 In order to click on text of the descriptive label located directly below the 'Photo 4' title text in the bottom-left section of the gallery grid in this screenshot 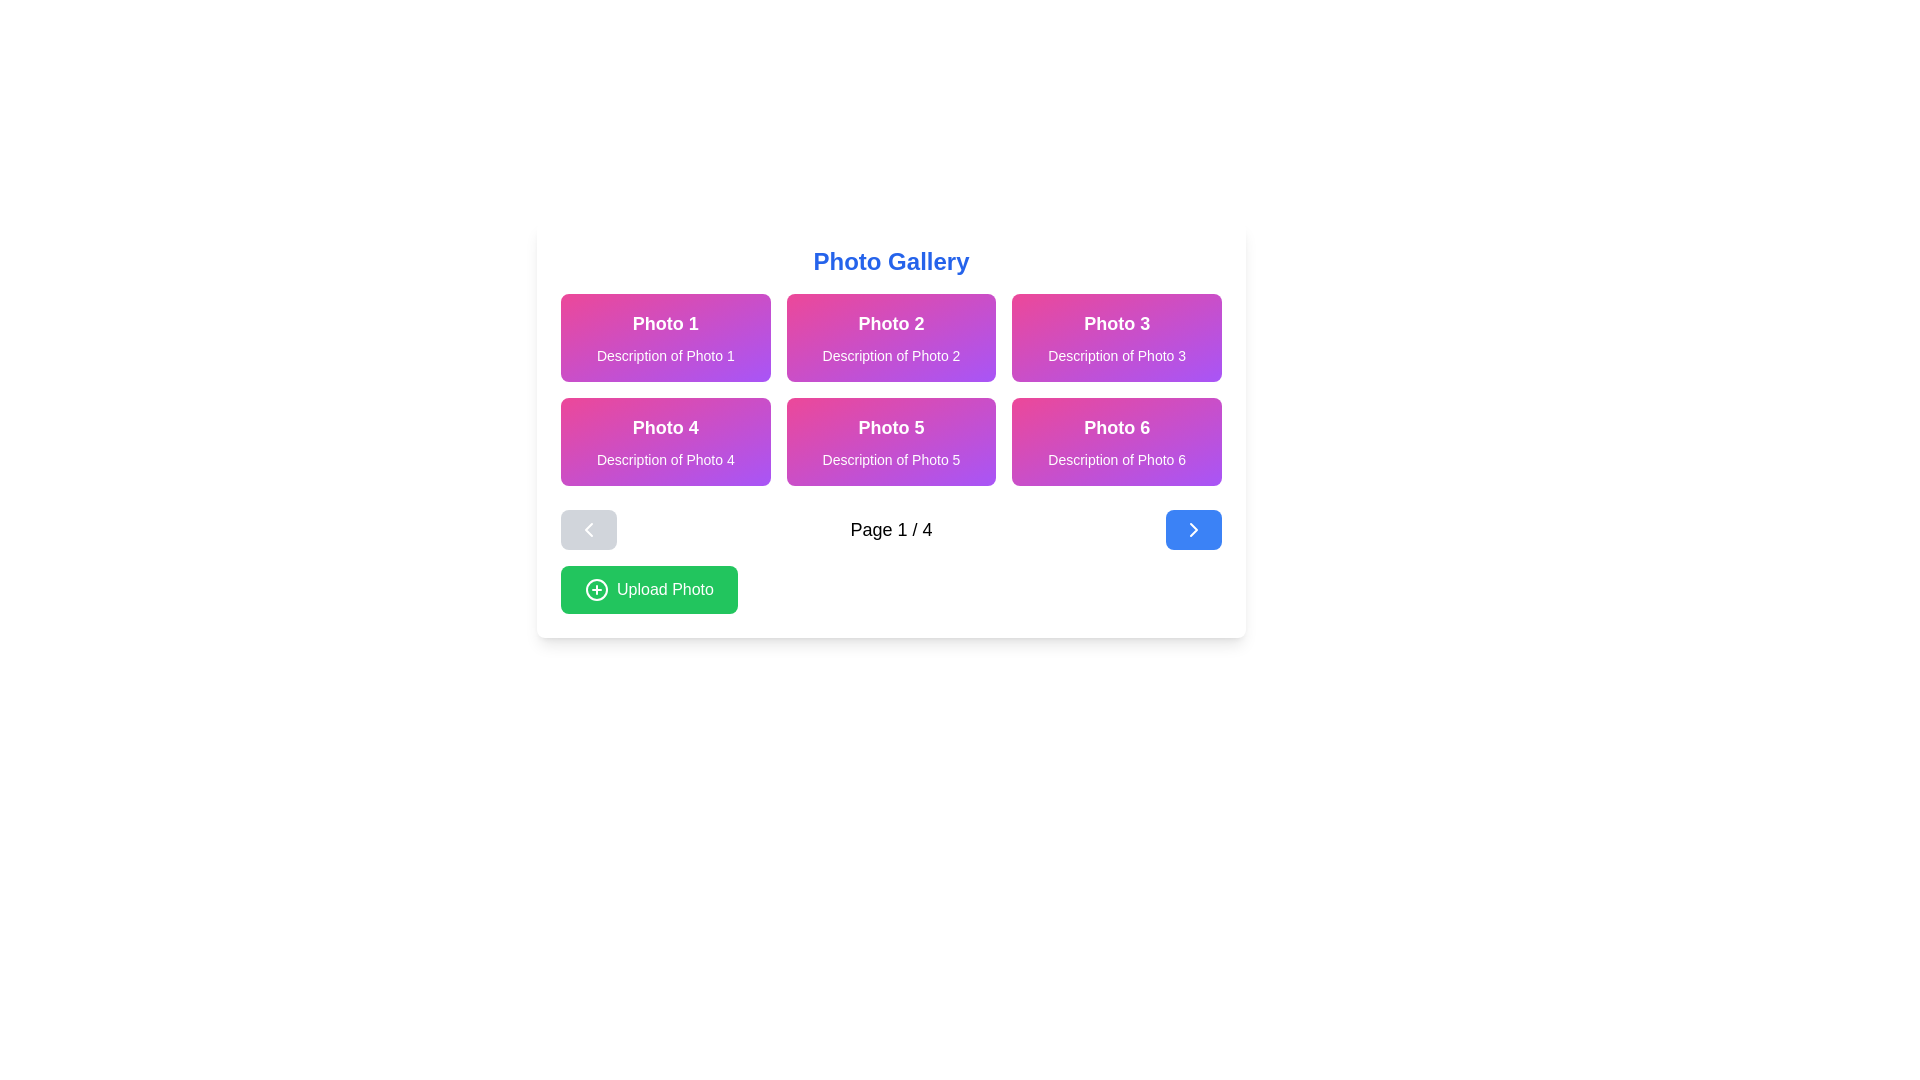, I will do `click(665, 459)`.